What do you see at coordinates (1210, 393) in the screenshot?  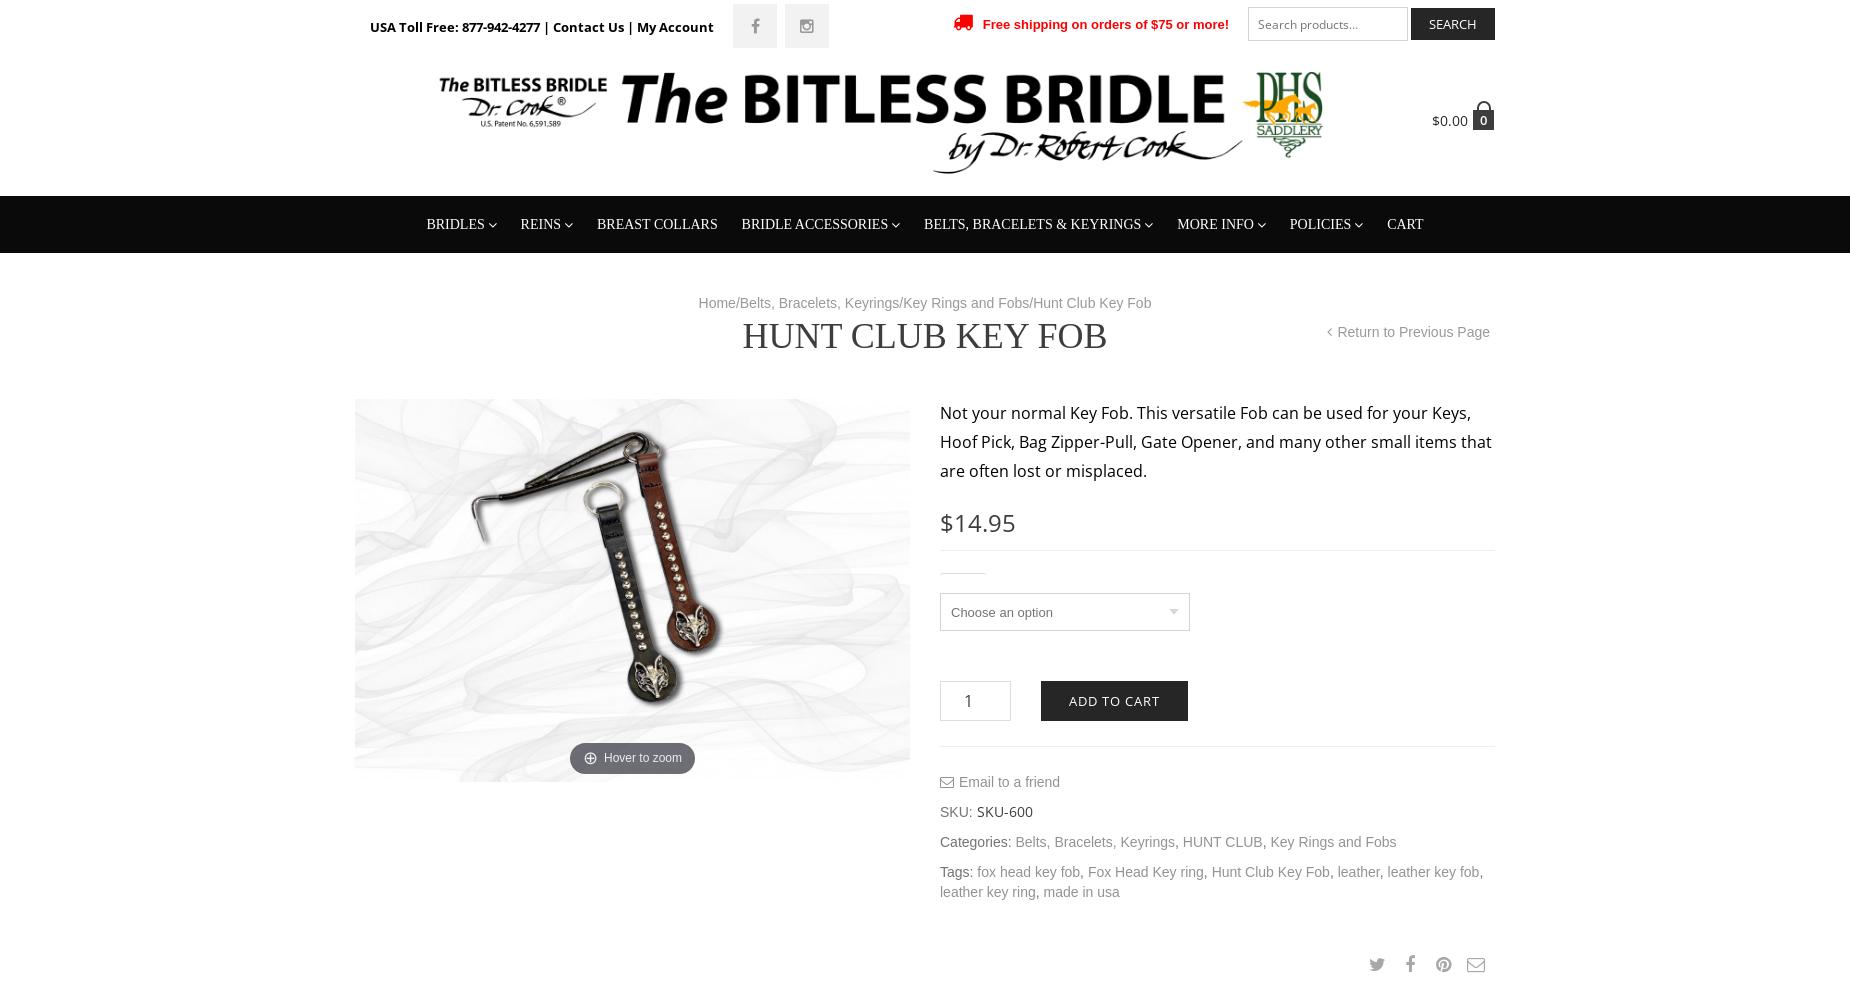 I see `'Articles'` at bounding box center [1210, 393].